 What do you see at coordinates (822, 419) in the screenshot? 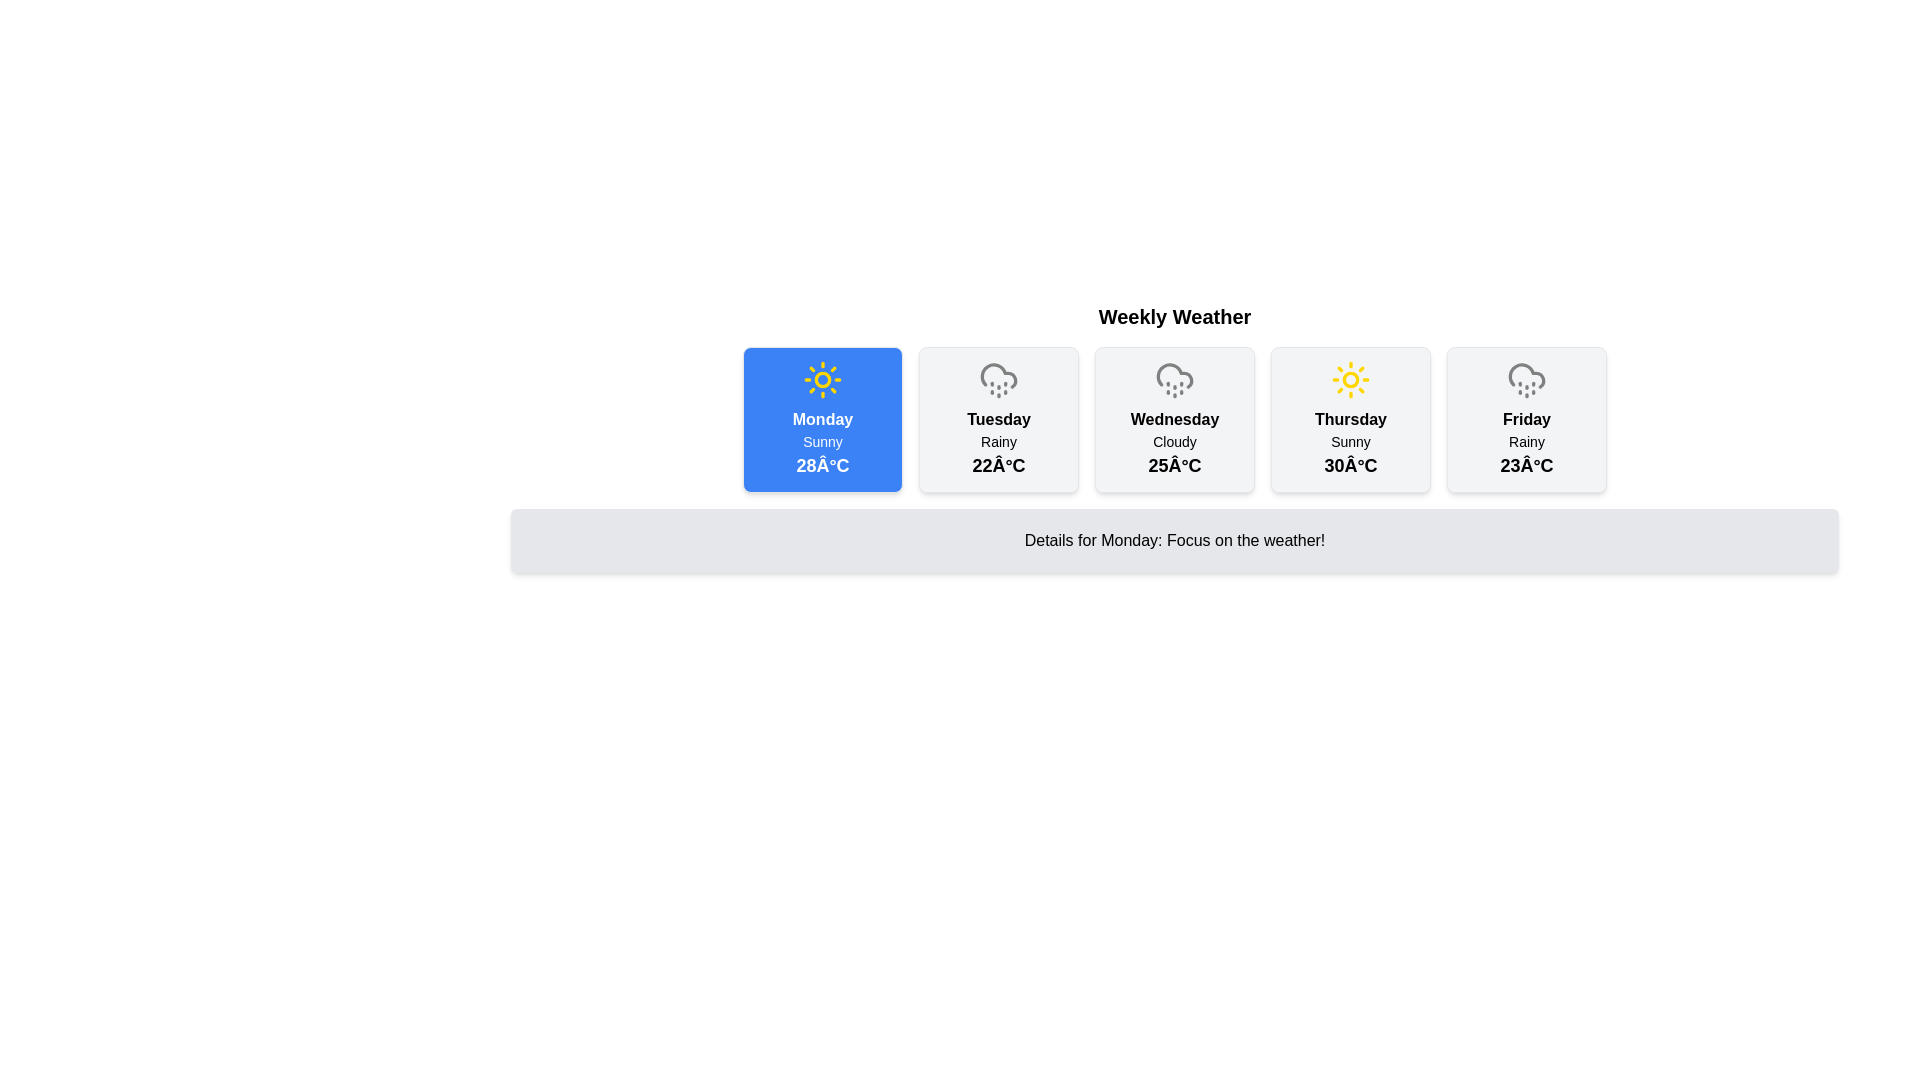
I see `the bold text label displaying 'Monday' in white font against a blue background, located at the top of the card in the weekly weather forecast row` at bounding box center [822, 419].